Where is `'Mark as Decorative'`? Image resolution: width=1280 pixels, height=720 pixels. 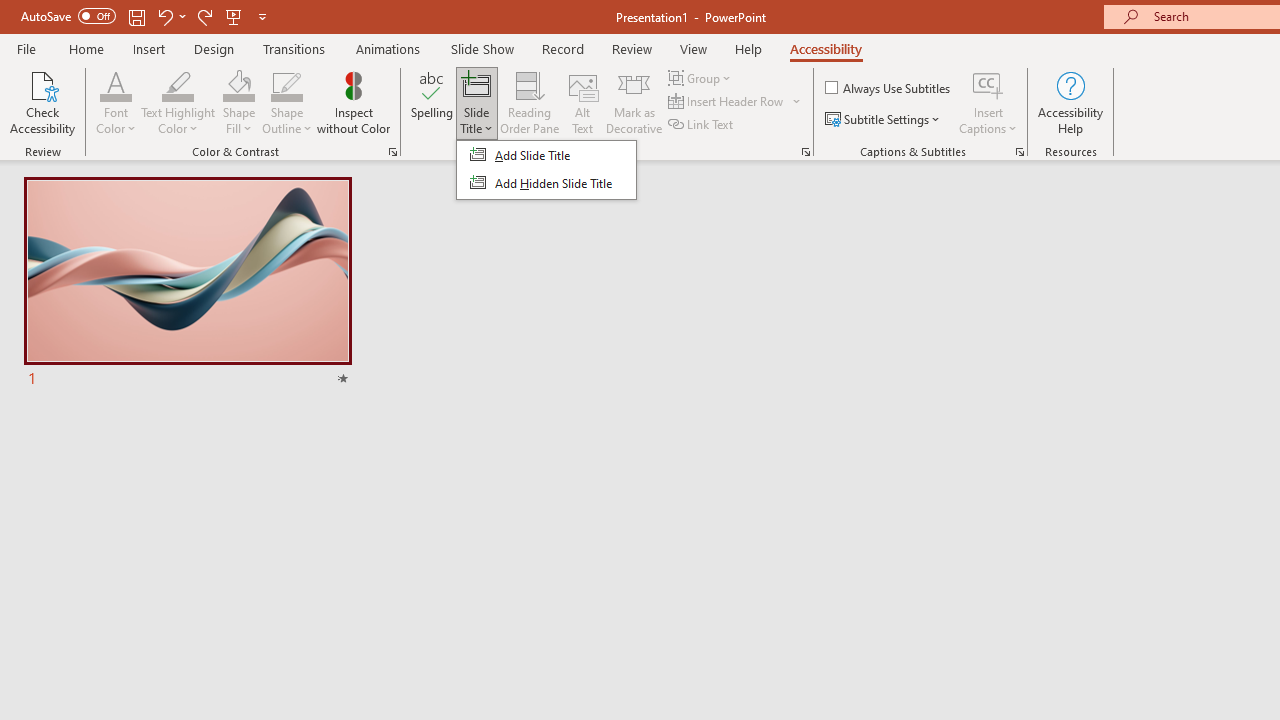
'Mark as Decorative' is located at coordinates (633, 103).